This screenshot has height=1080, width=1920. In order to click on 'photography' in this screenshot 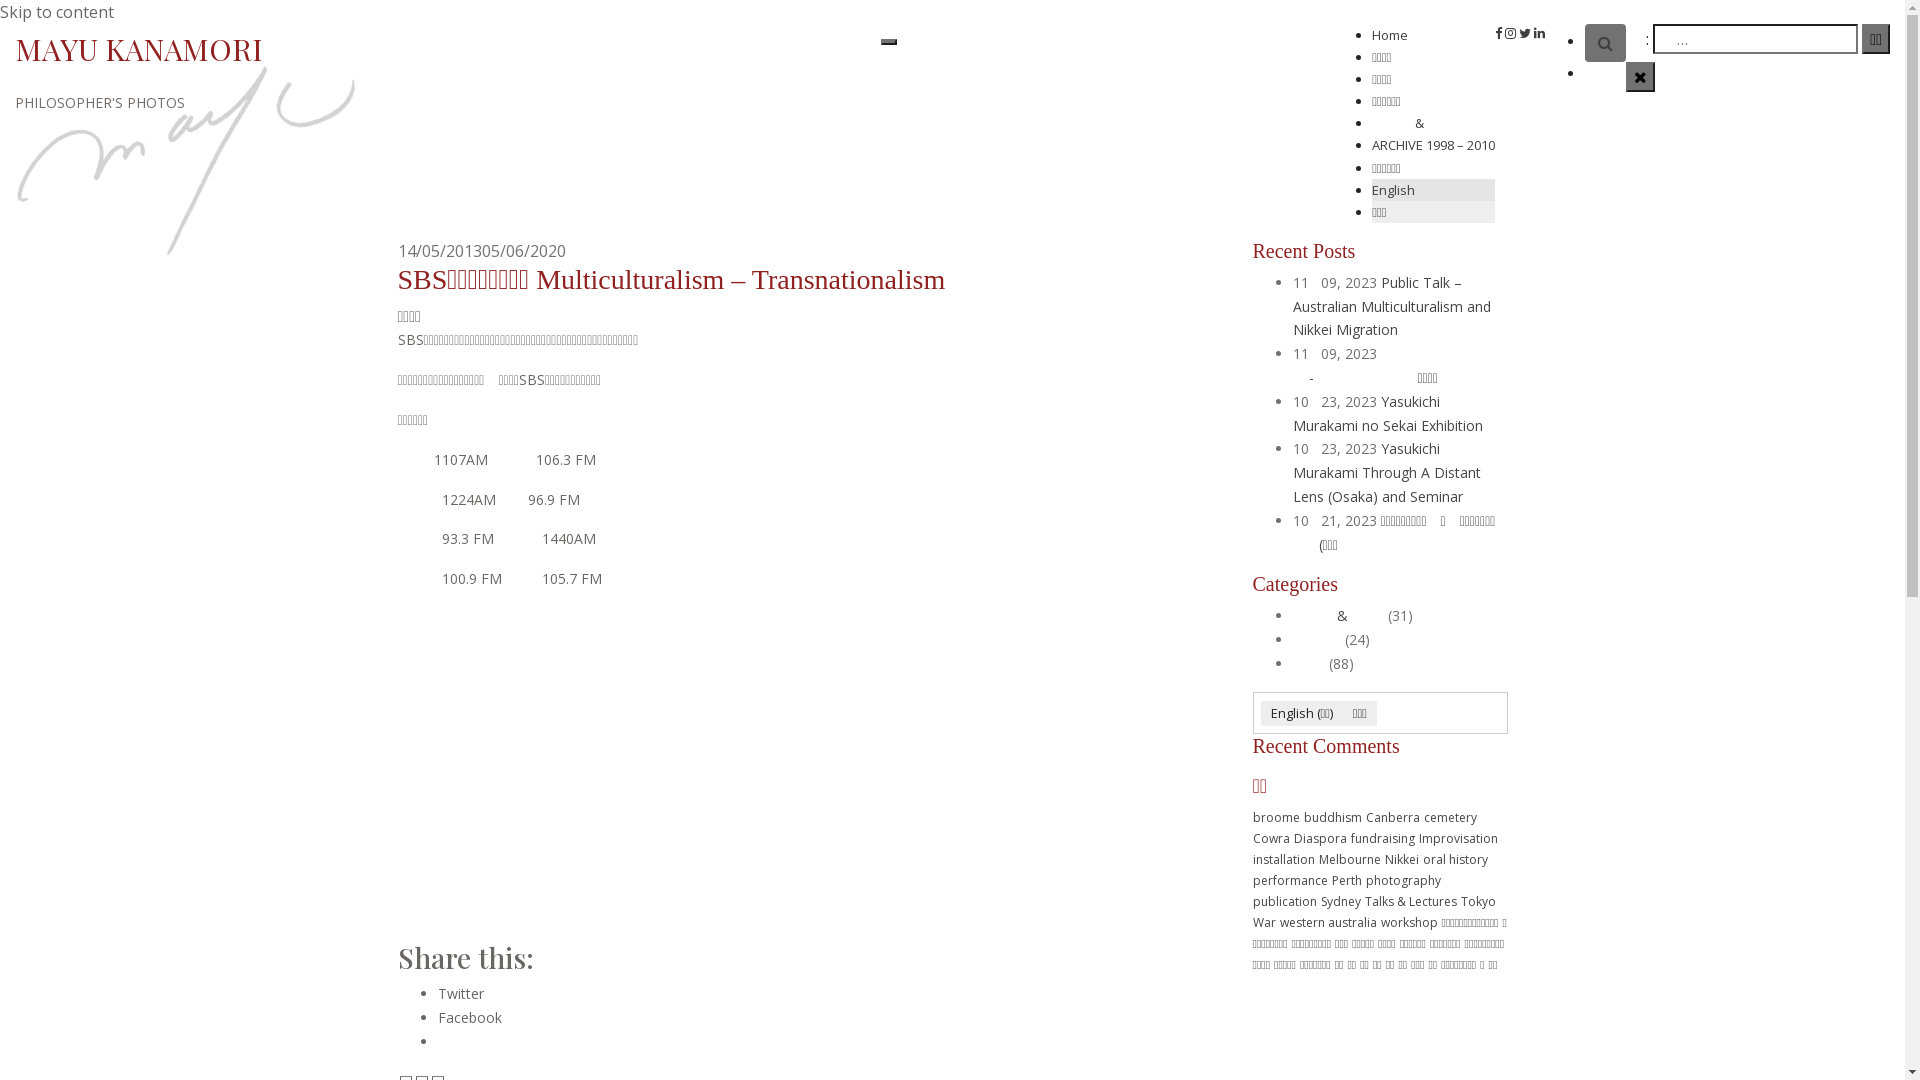, I will do `click(1402, 879)`.